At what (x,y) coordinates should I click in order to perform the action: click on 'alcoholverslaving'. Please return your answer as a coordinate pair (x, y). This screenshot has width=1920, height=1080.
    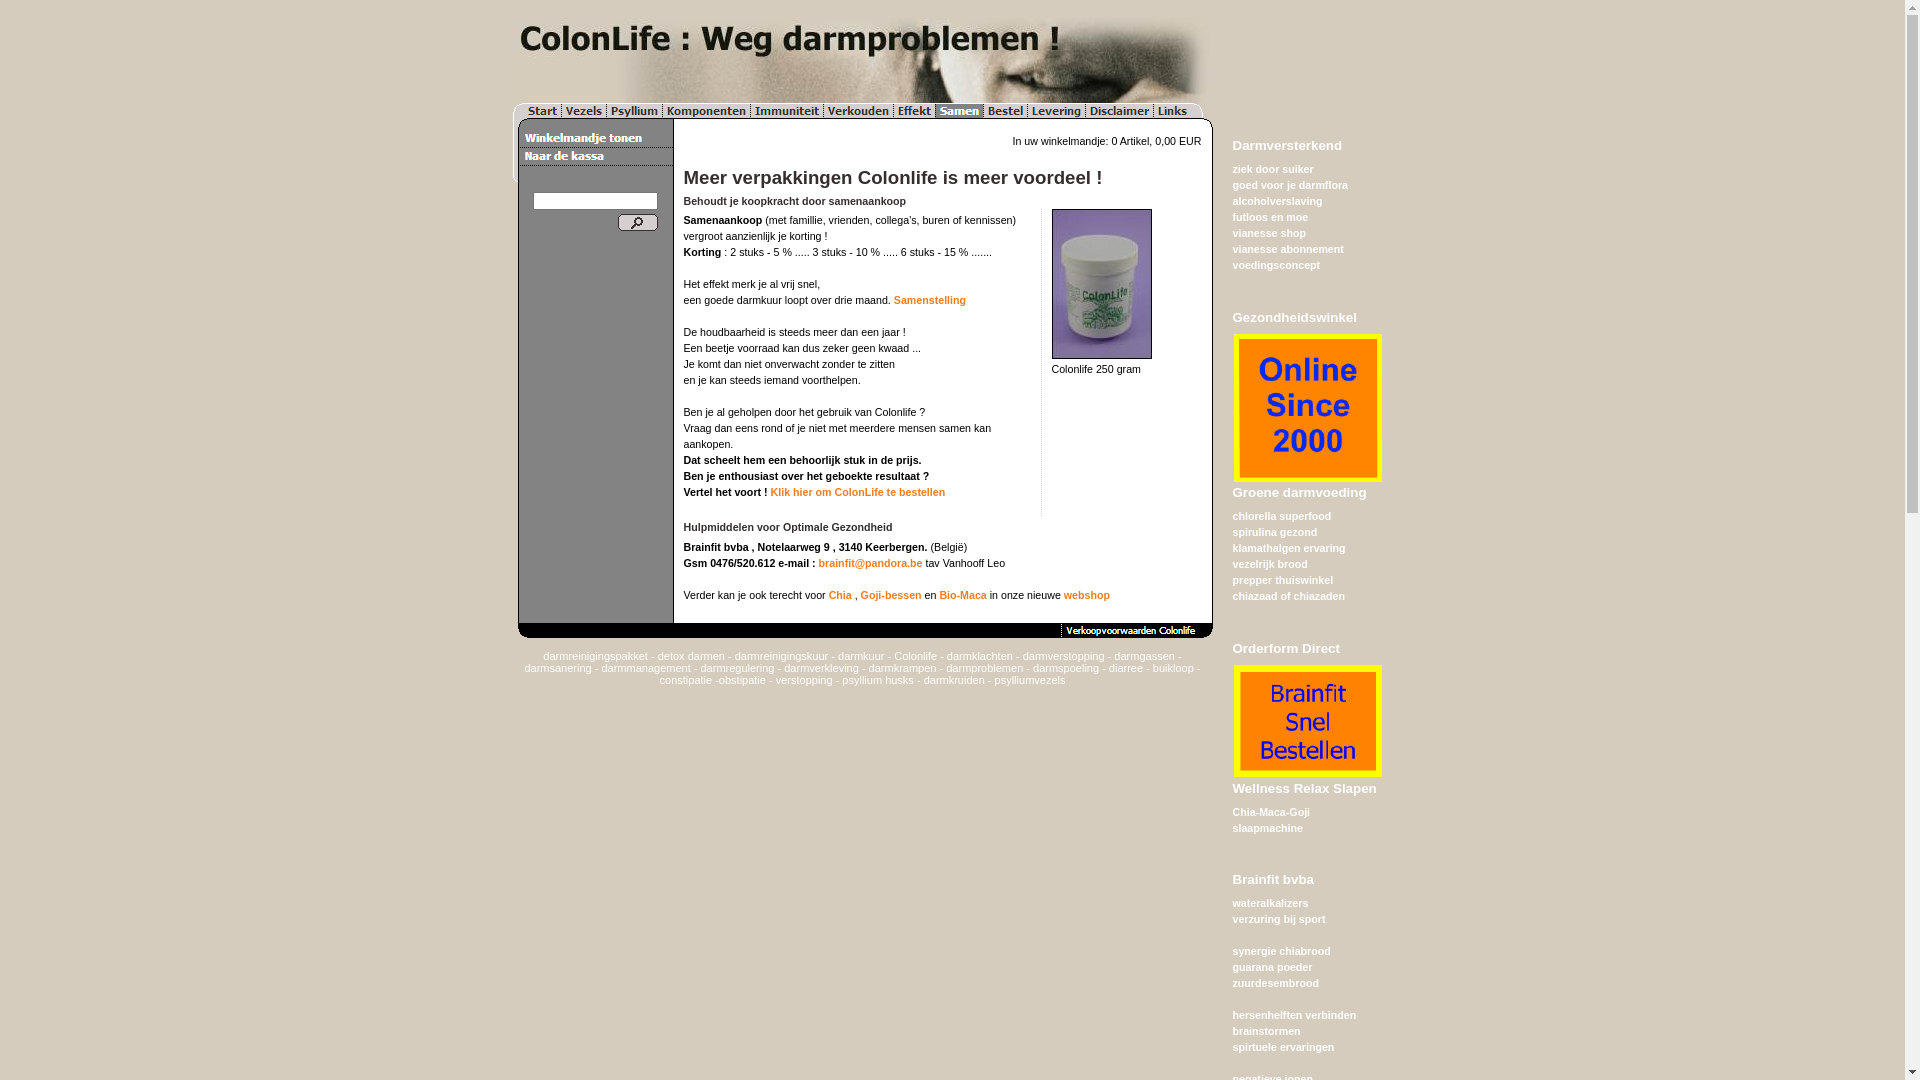
    Looking at the image, I should click on (1275, 200).